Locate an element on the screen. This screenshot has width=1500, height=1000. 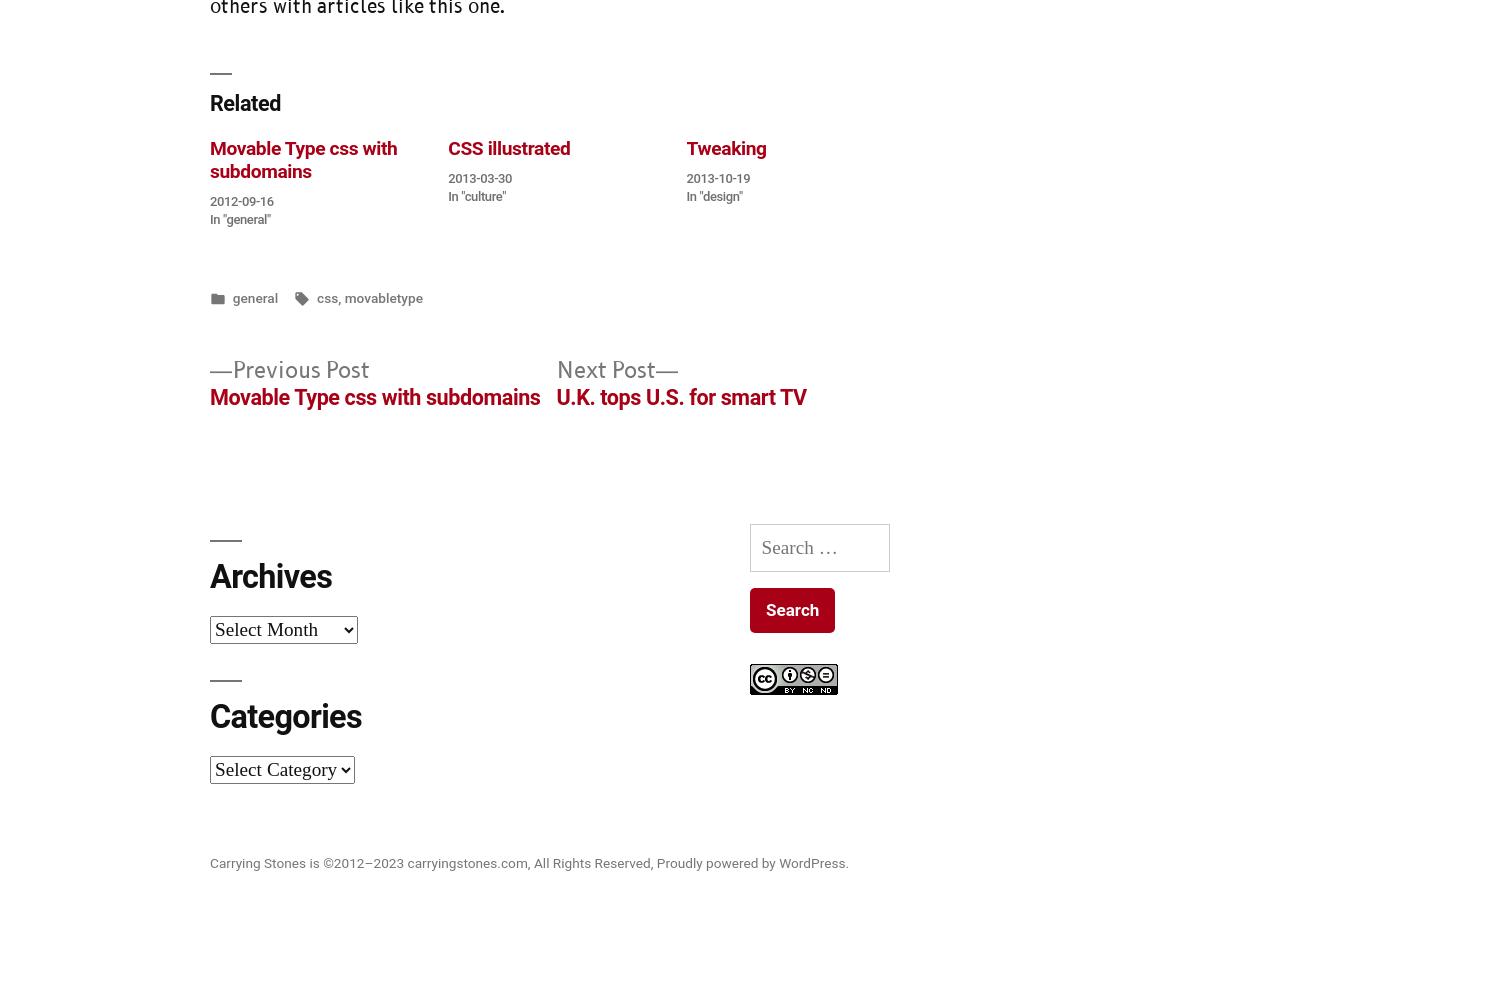
'Movable Type css with subdomains' is located at coordinates (375, 397).